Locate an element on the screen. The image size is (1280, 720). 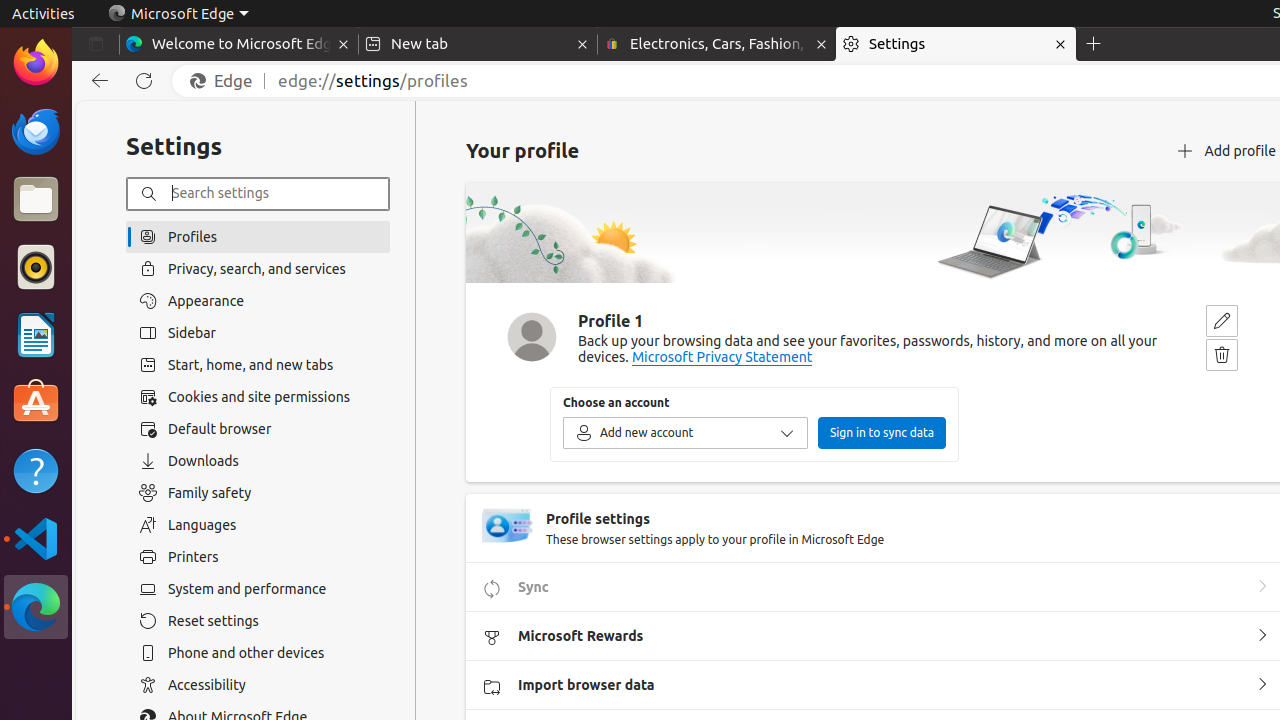
'Family safety' is located at coordinates (257, 492).